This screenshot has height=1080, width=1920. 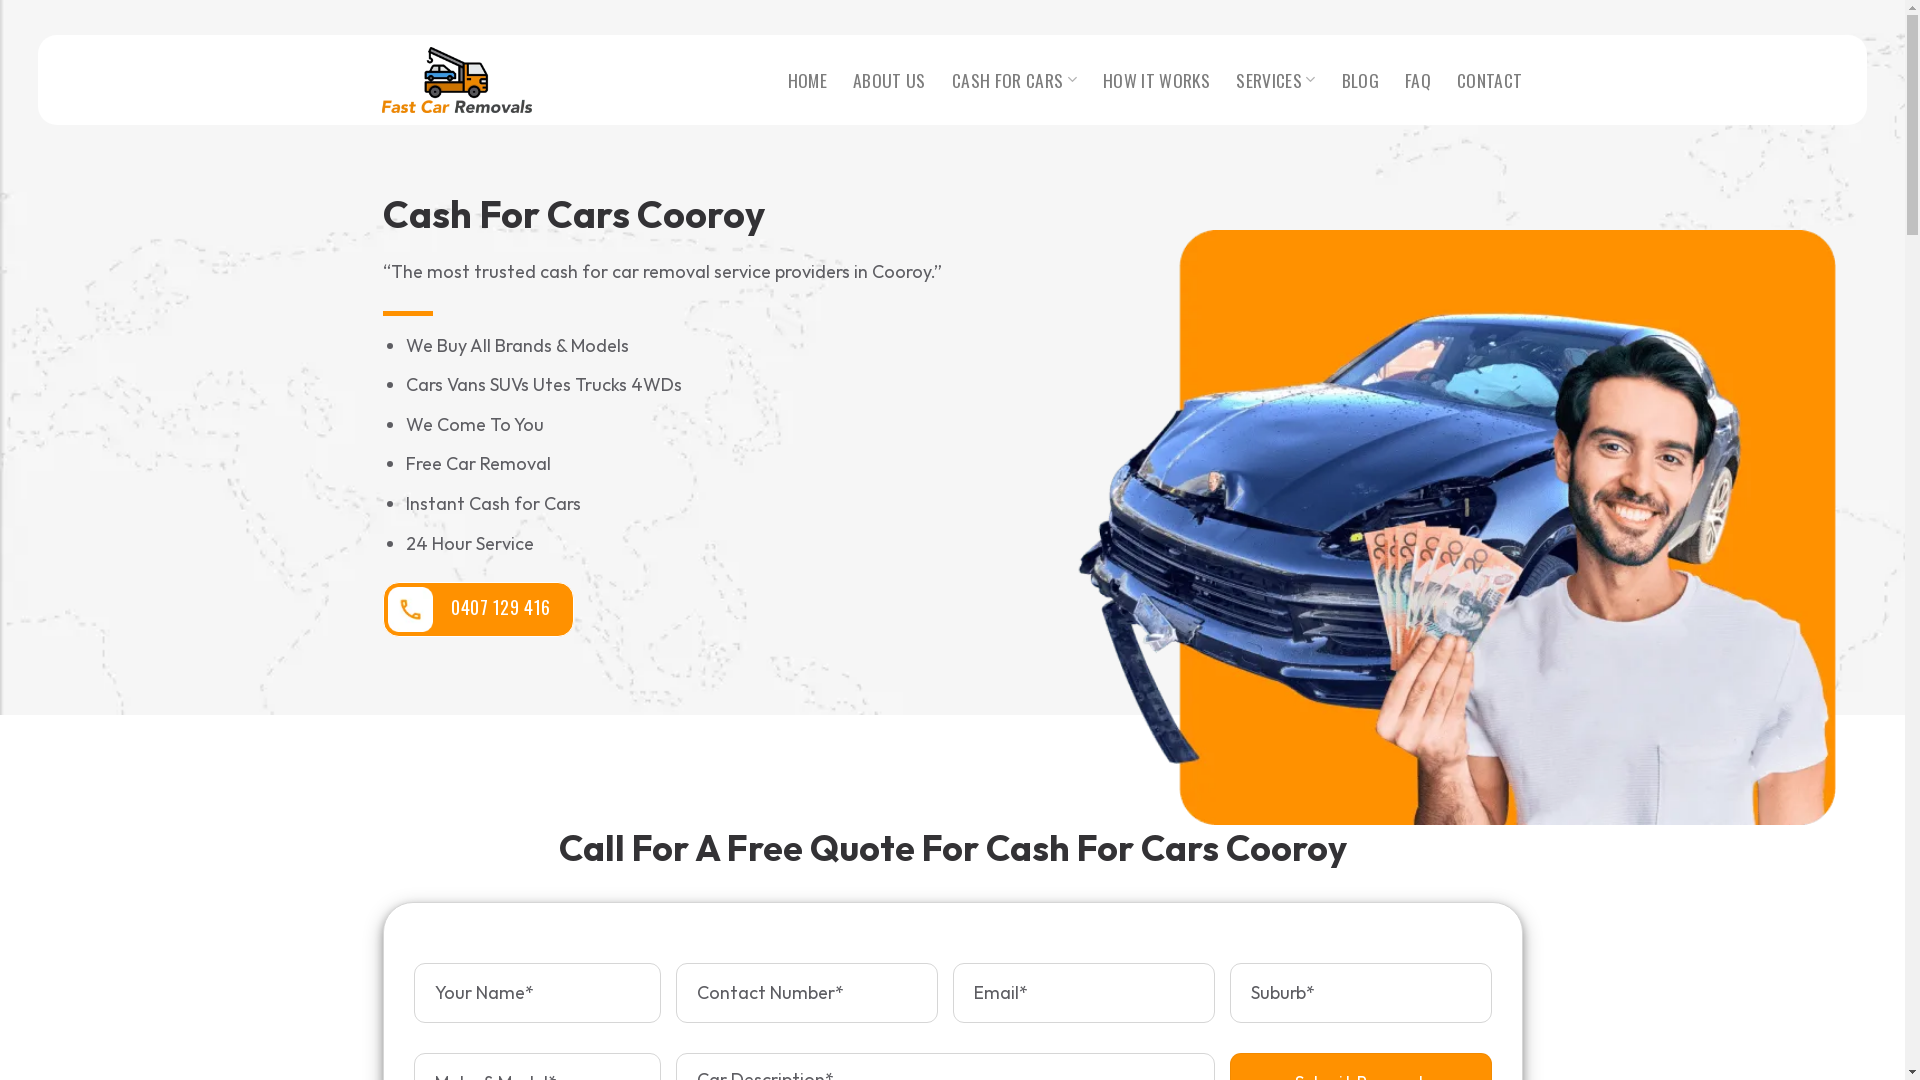 I want to click on 'Fast Car Removals', so click(x=455, y=79).